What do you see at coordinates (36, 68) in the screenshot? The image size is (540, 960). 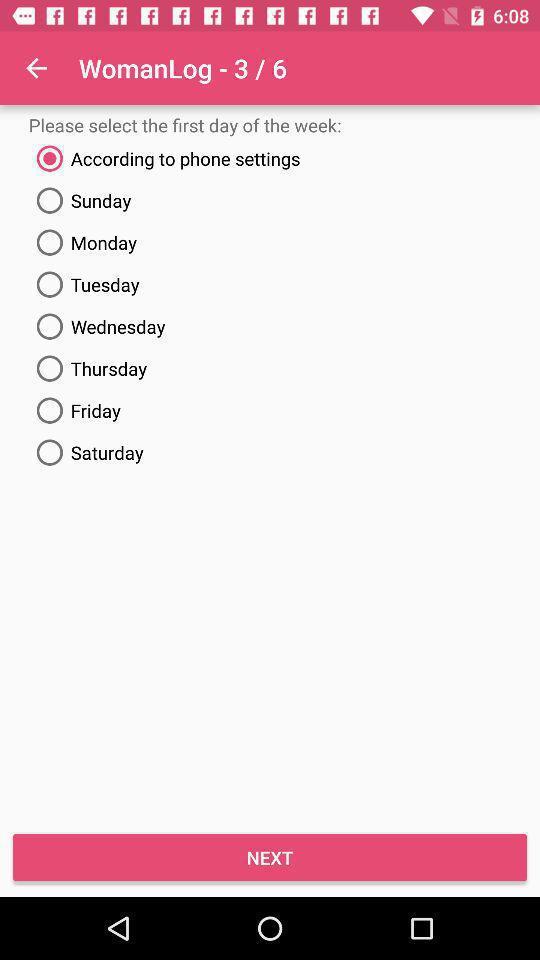 I see `item to the left of womanlog - 3 / 6` at bounding box center [36, 68].